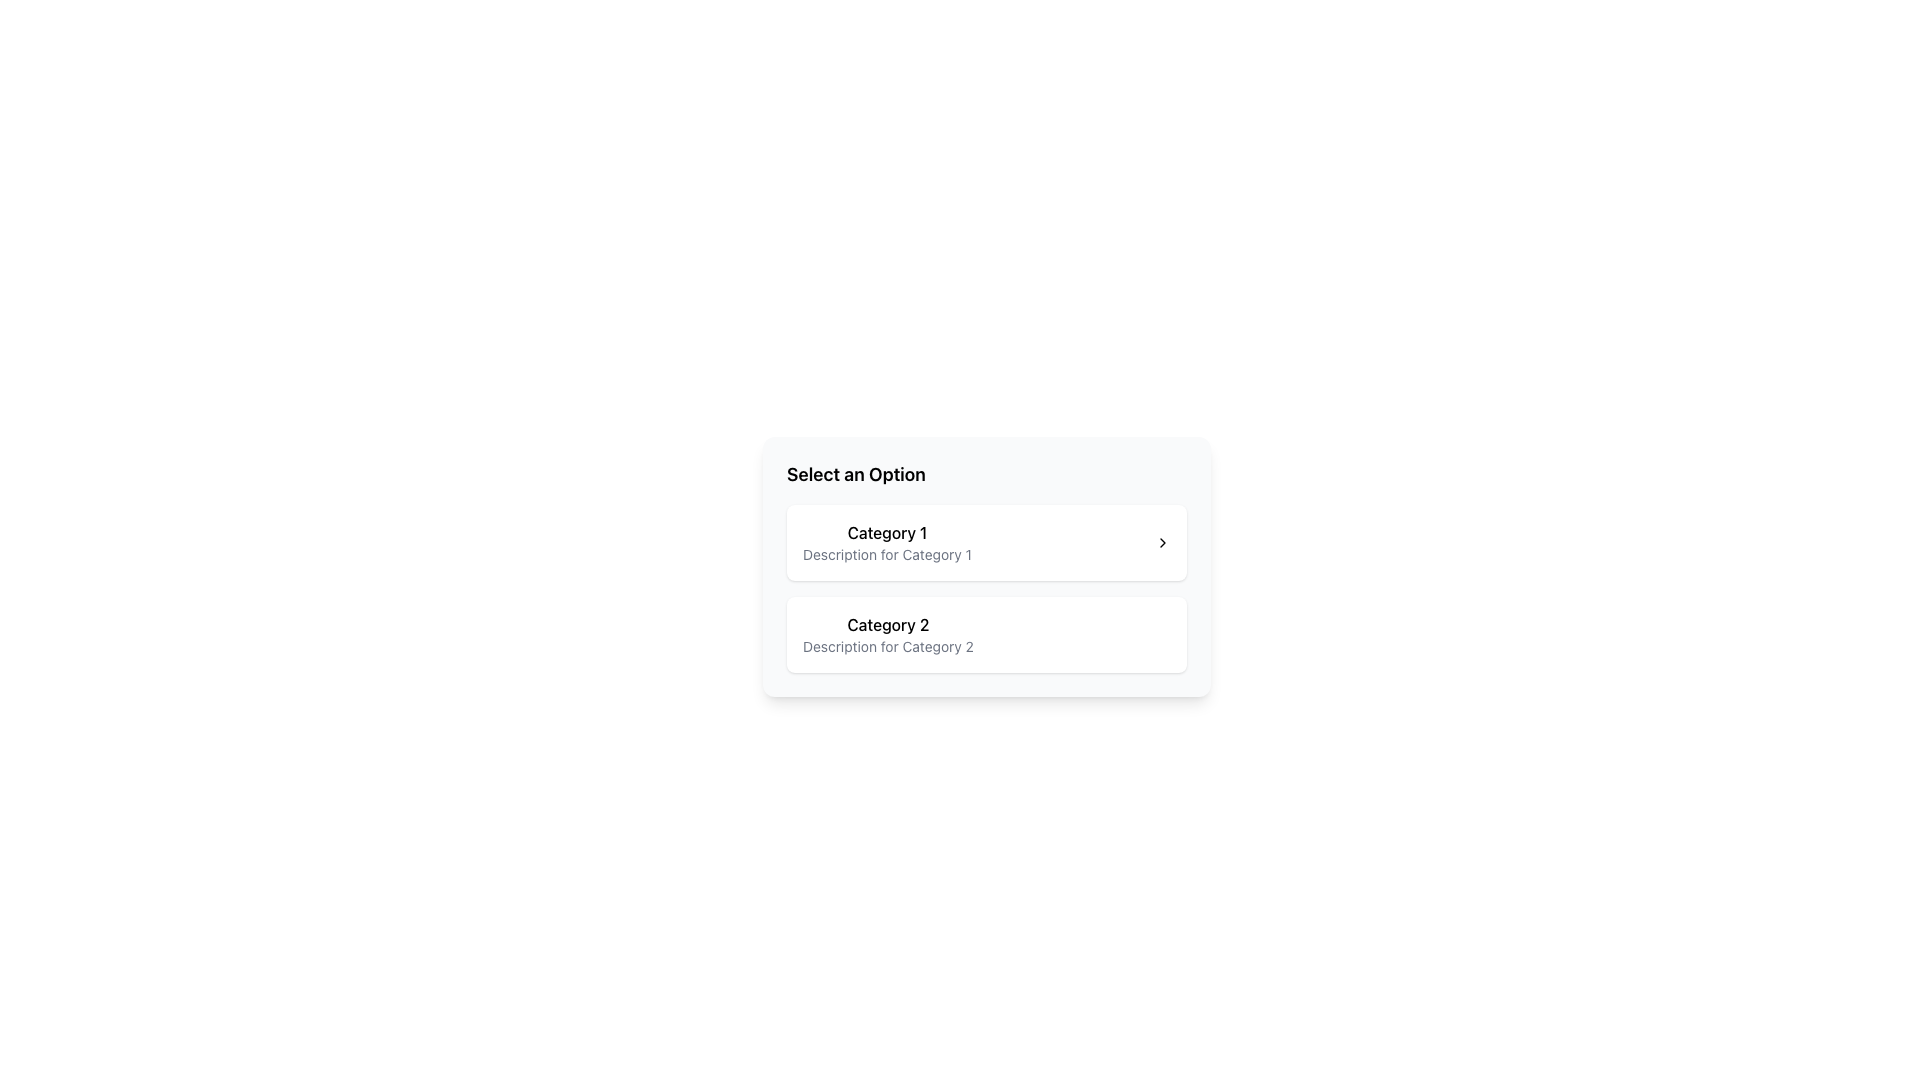  What do you see at coordinates (886, 531) in the screenshot?
I see `the text element 'Category 1' displayed in bold font located at the top of a card-like UI component` at bounding box center [886, 531].